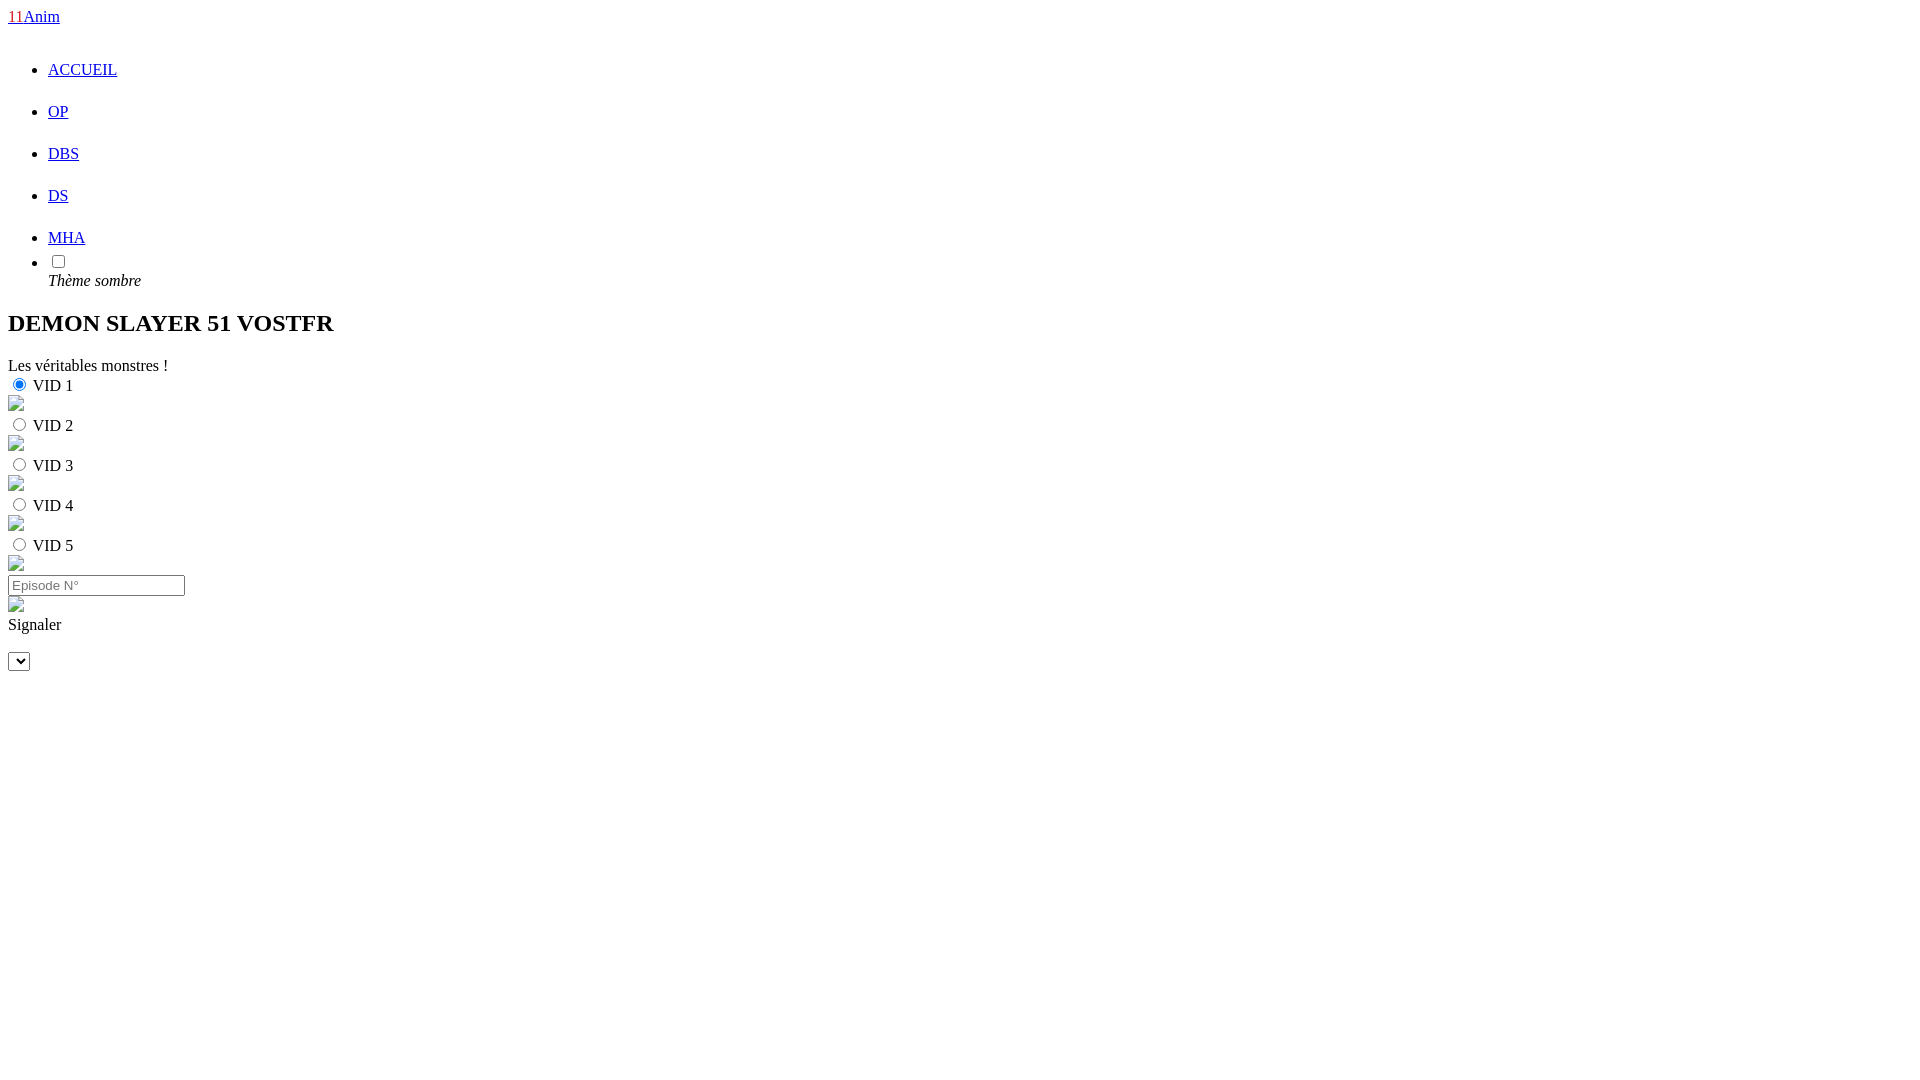 This screenshot has height=1080, width=1920. What do you see at coordinates (81, 68) in the screenshot?
I see `'ACCUEIL'` at bounding box center [81, 68].